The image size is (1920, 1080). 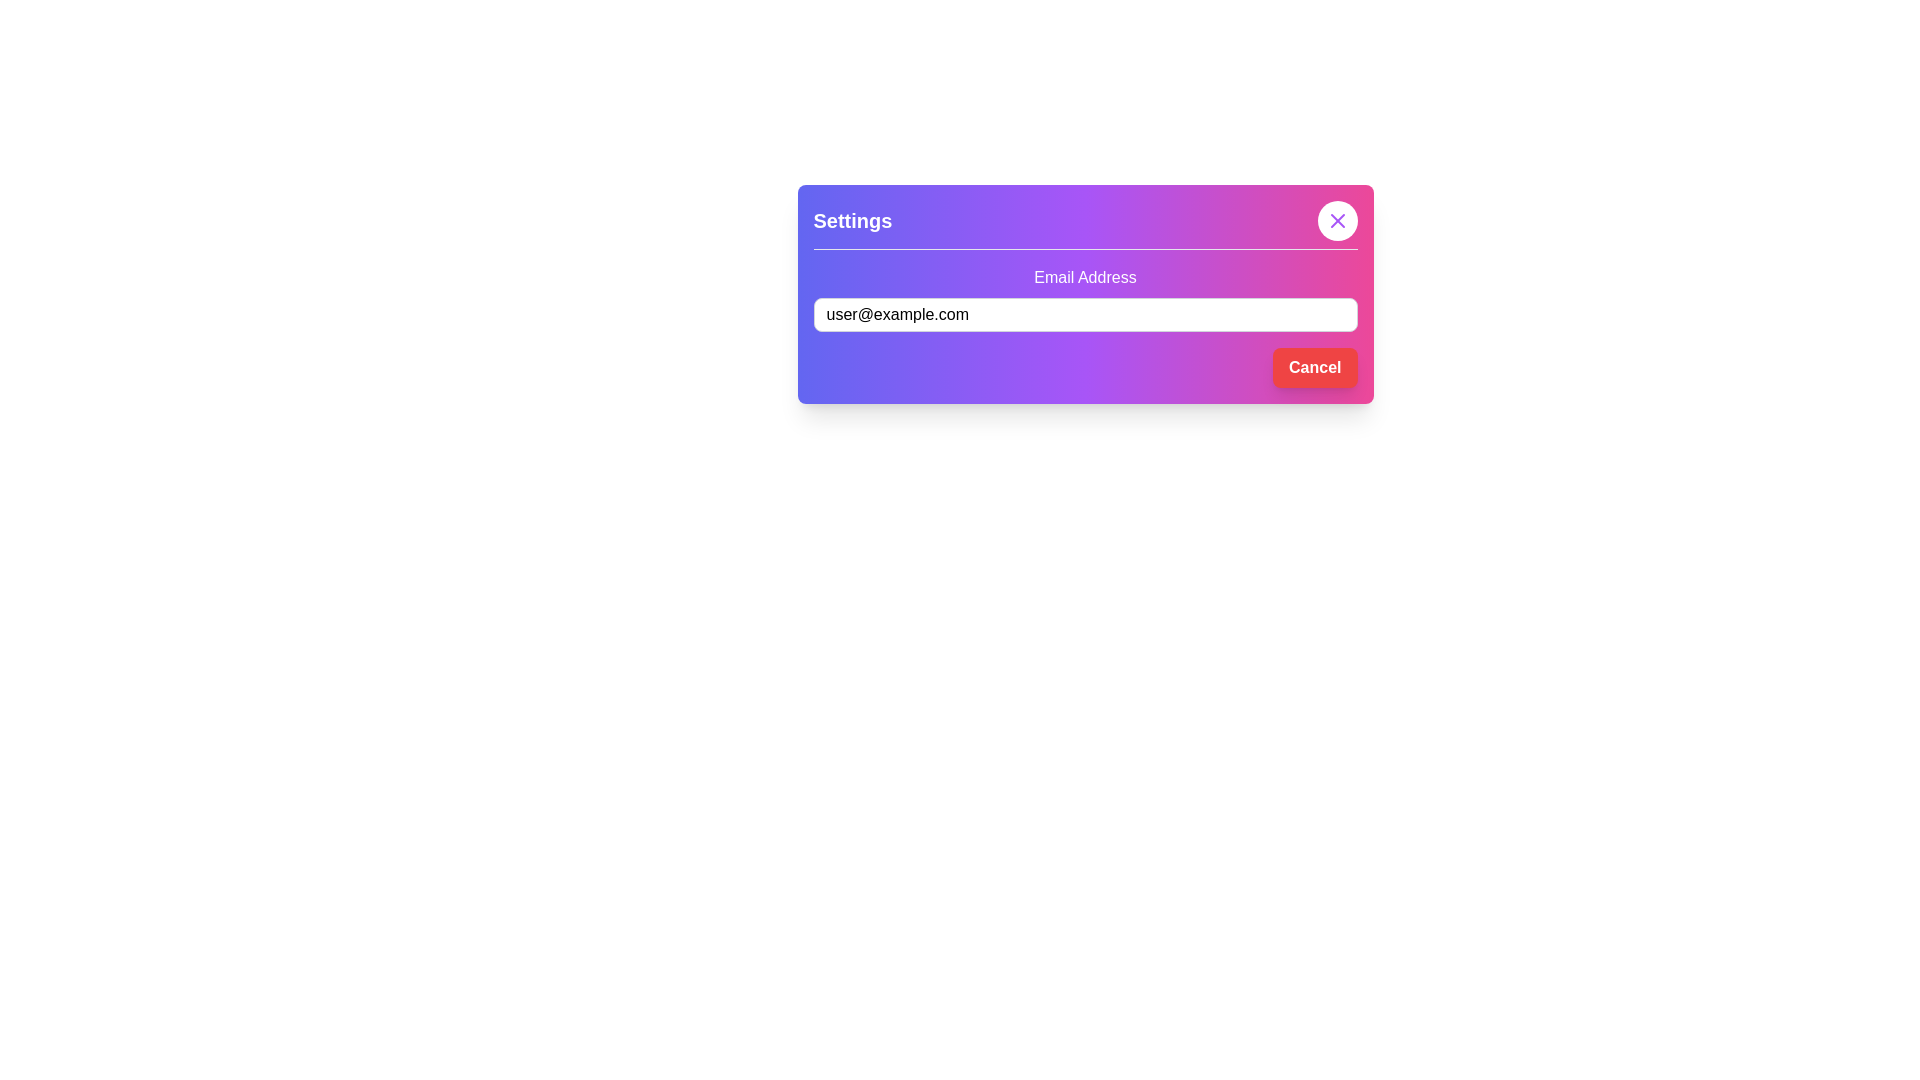 What do you see at coordinates (1337, 220) in the screenshot?
I see `the close button located in the upper-right corner of the 'Settings' modal` at bounding box center [1337, 220].